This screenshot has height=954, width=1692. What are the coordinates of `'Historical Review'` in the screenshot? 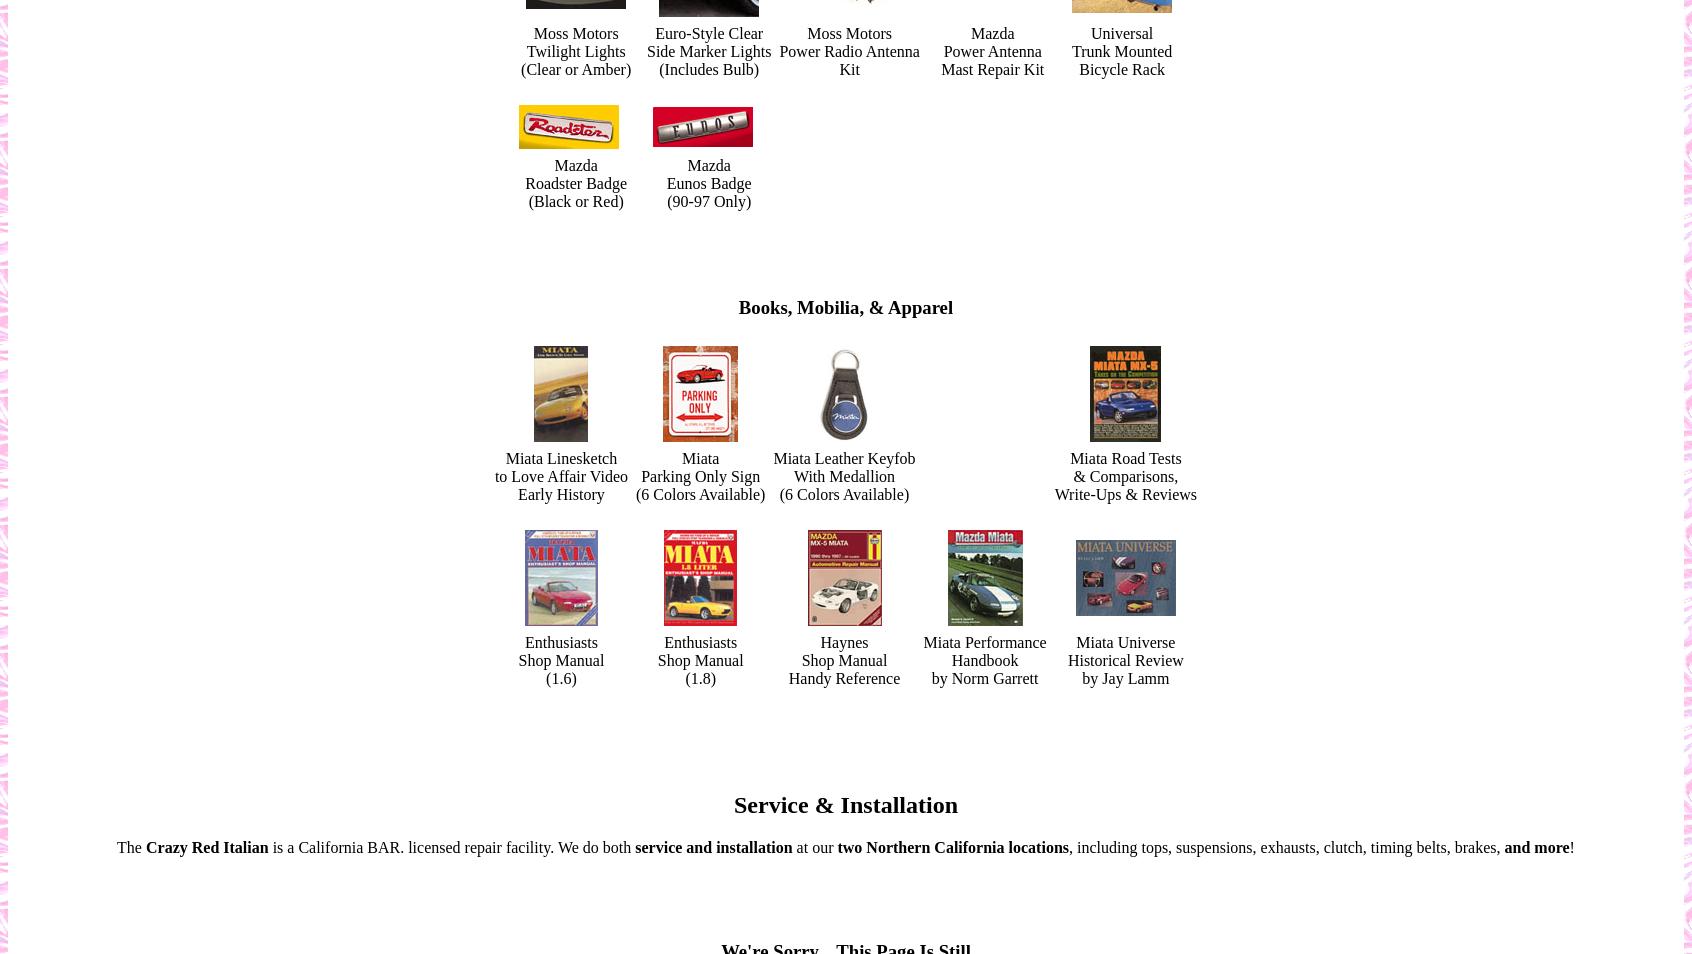 It's located at (1066, 658).